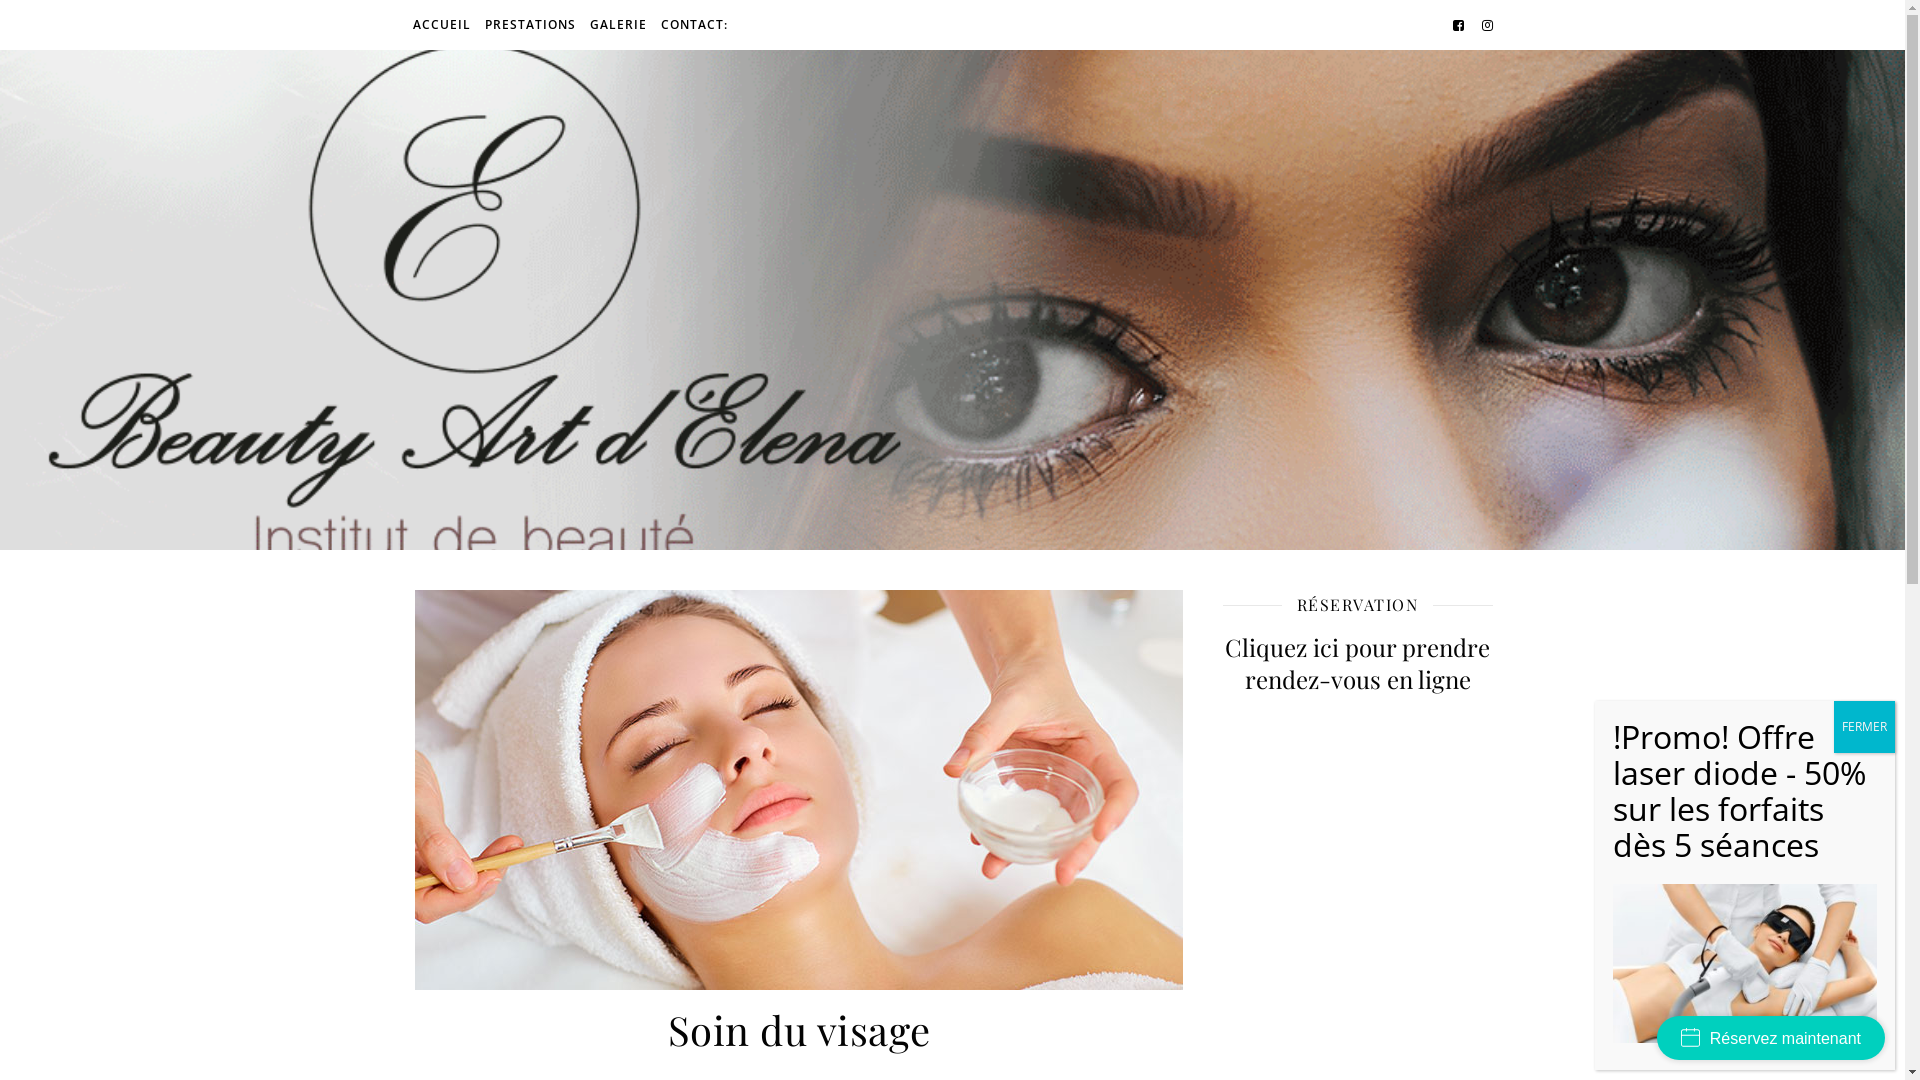 The height and width of the screenshot is (1080, 1920). I want to click on 'Cliquez ici pour prendre rendez-vous en ligne', so click(1221, 663).